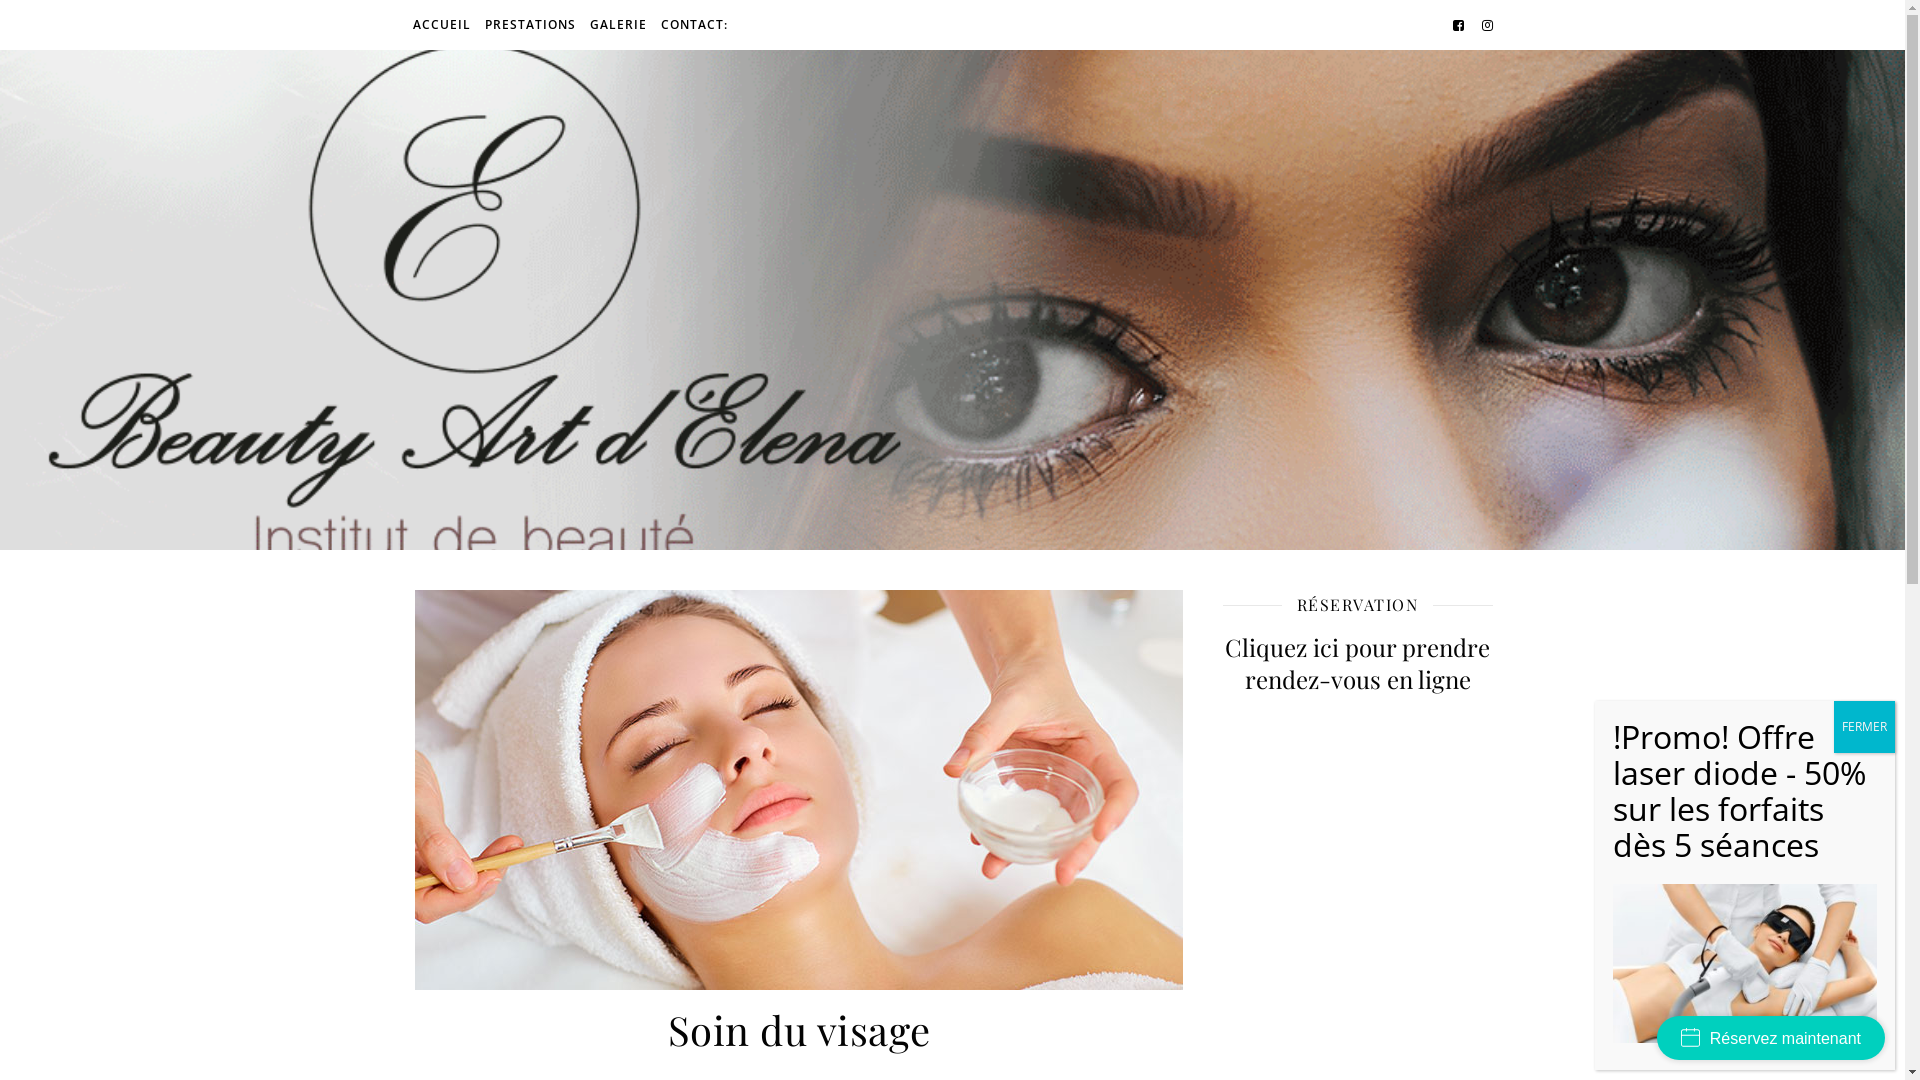 The height and width of the screenshot is (1080, 1920). I want to click on 'Cliquez ici pour prendre rendez-vous en ligne', so click(1221, 663).